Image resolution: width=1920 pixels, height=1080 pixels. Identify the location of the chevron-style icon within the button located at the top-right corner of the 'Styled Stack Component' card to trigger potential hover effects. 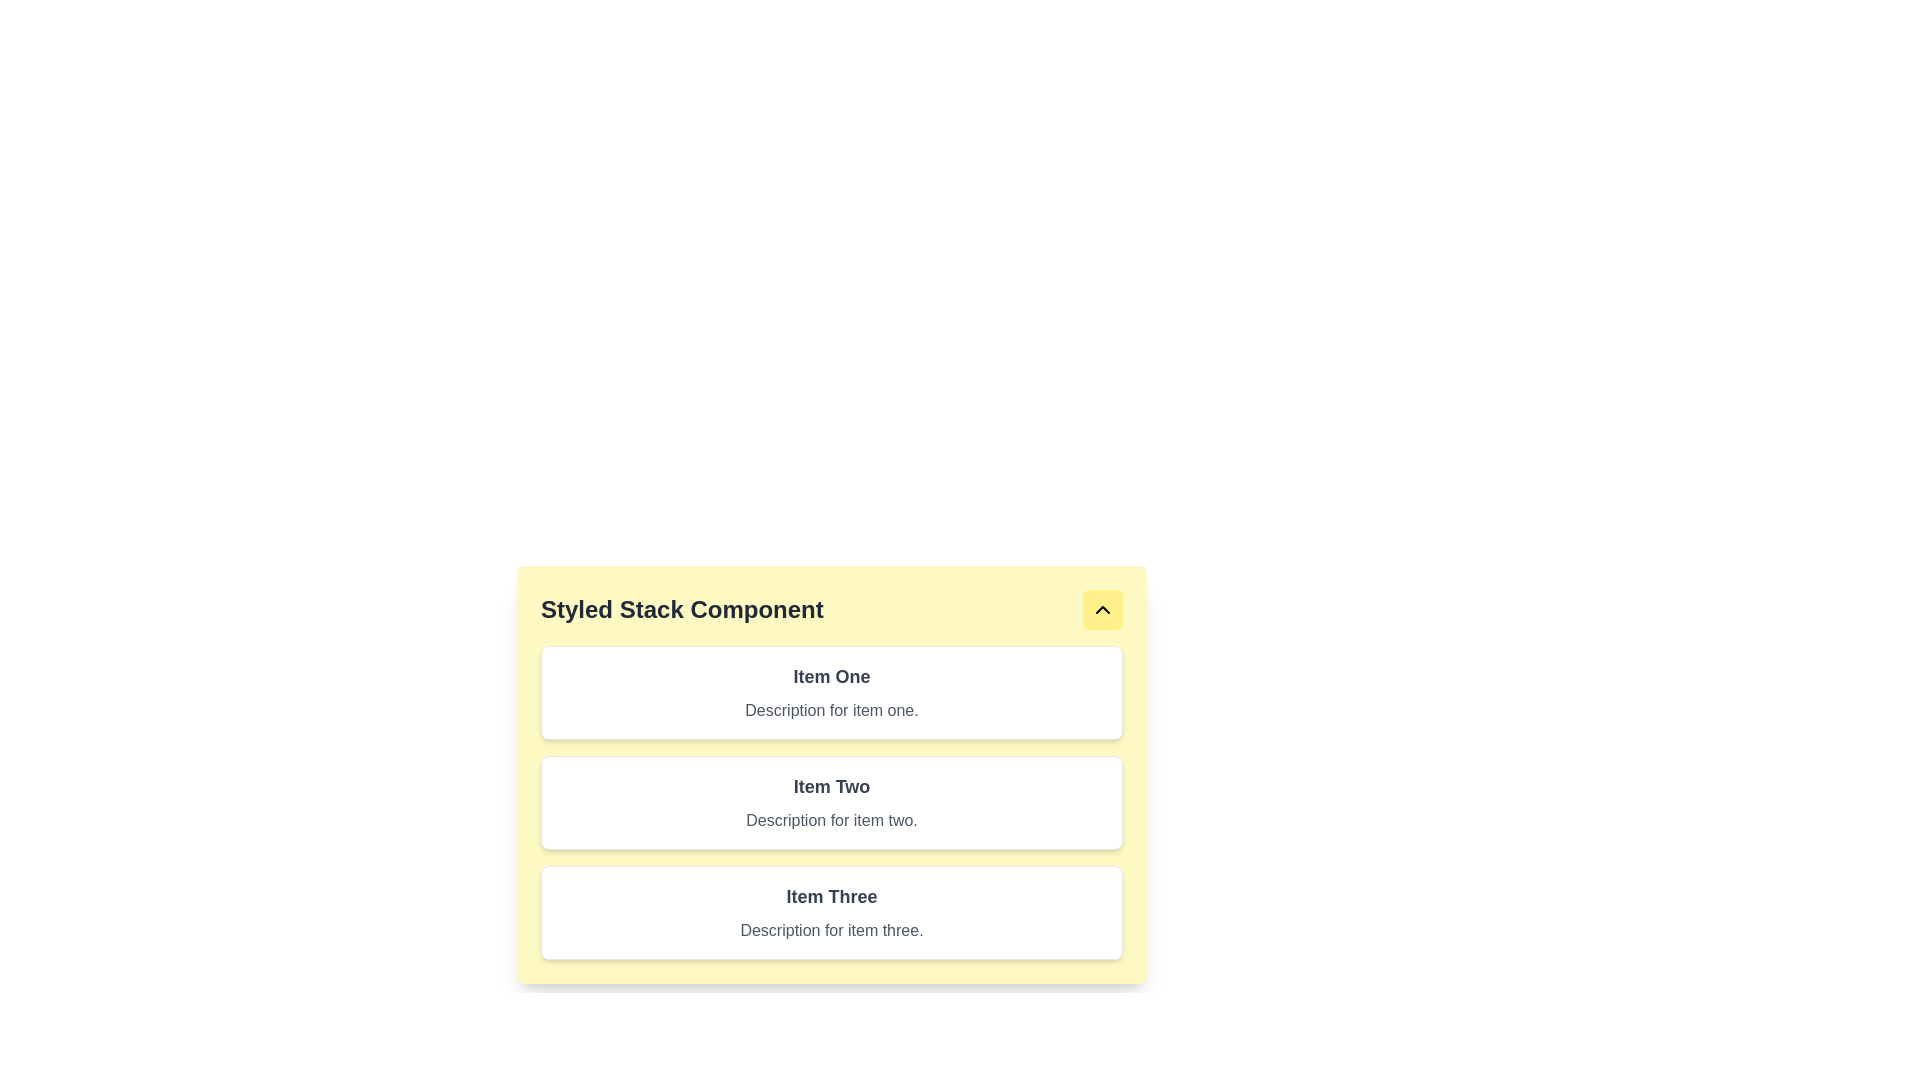
(1102, 608).